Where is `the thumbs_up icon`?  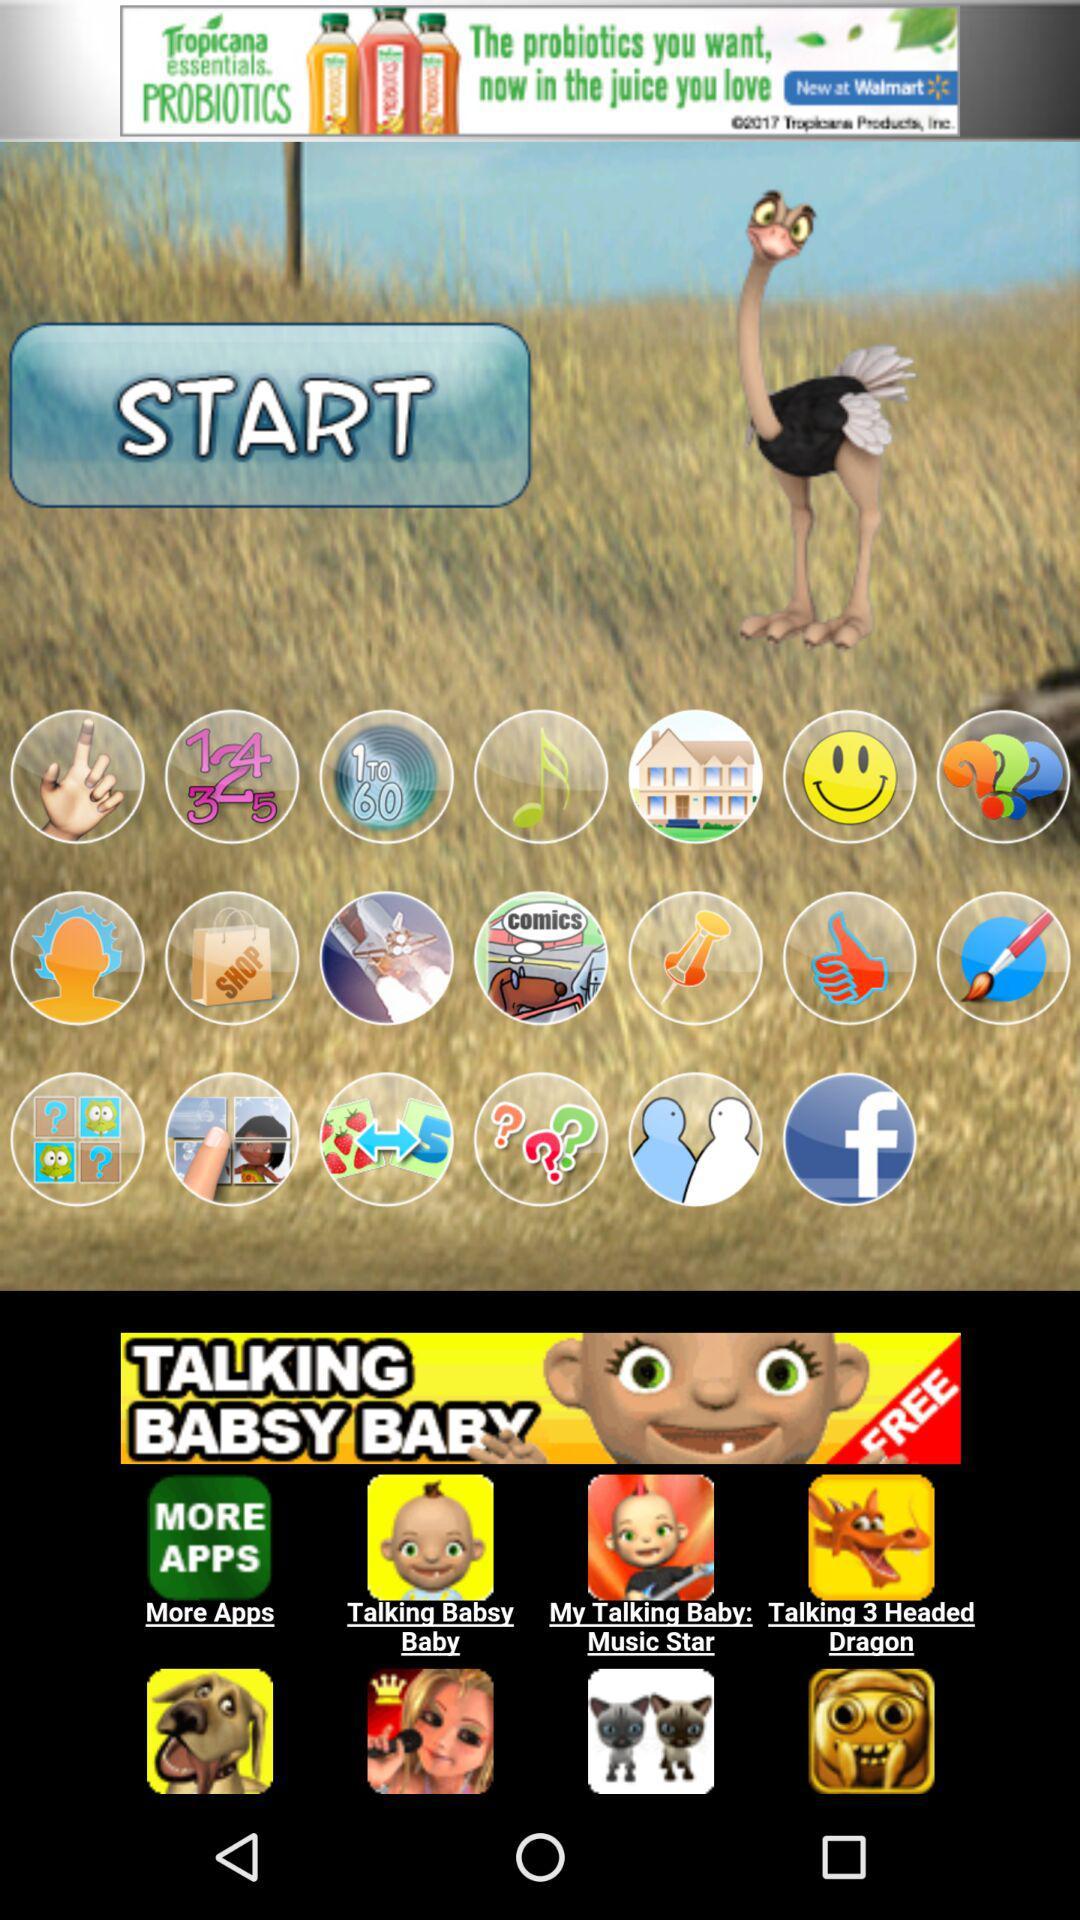
the thumbs_up icon is located at coordinates (849, 1025).